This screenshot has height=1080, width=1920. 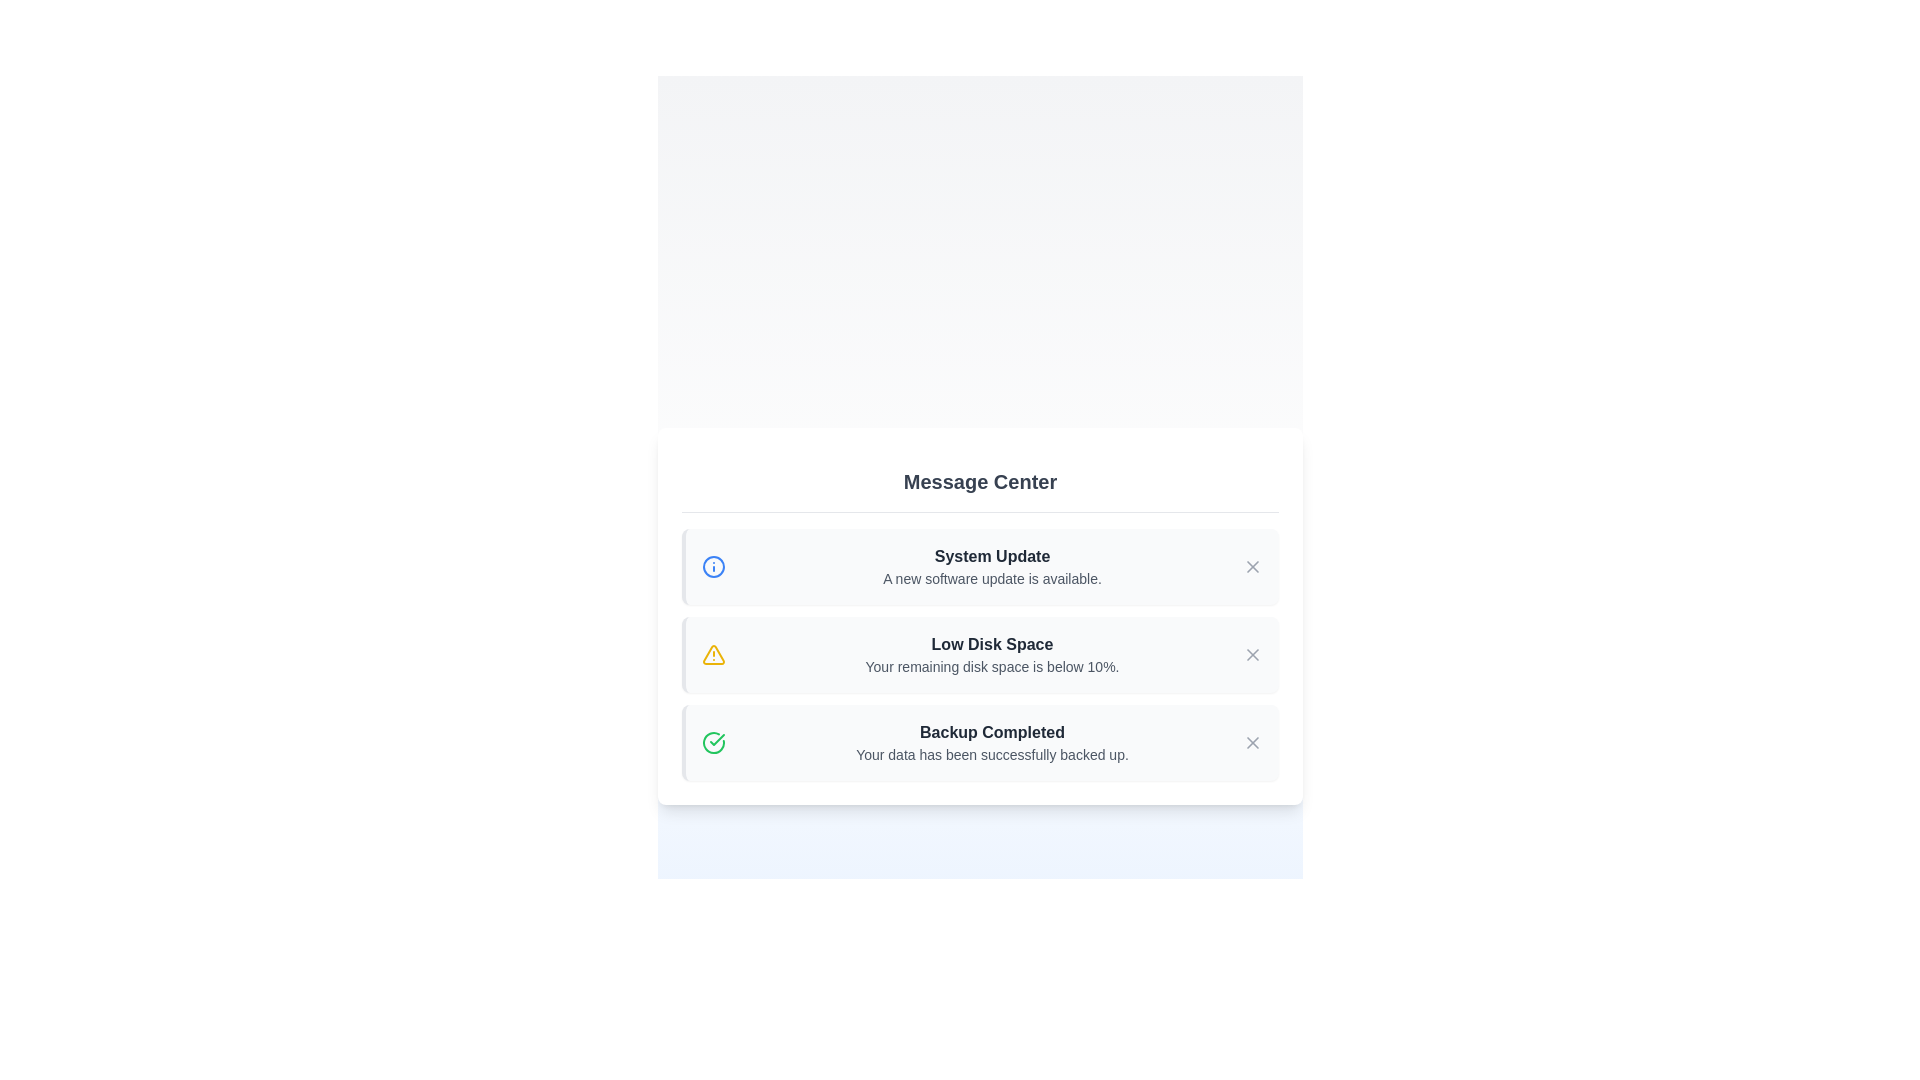 What do you see at coordinates (992, 654) in the screenshot?
I see `text from the 'Low Disk Space' warning notification, which is the second notification in the 'Message Center'` at bounding box center [992, 654].